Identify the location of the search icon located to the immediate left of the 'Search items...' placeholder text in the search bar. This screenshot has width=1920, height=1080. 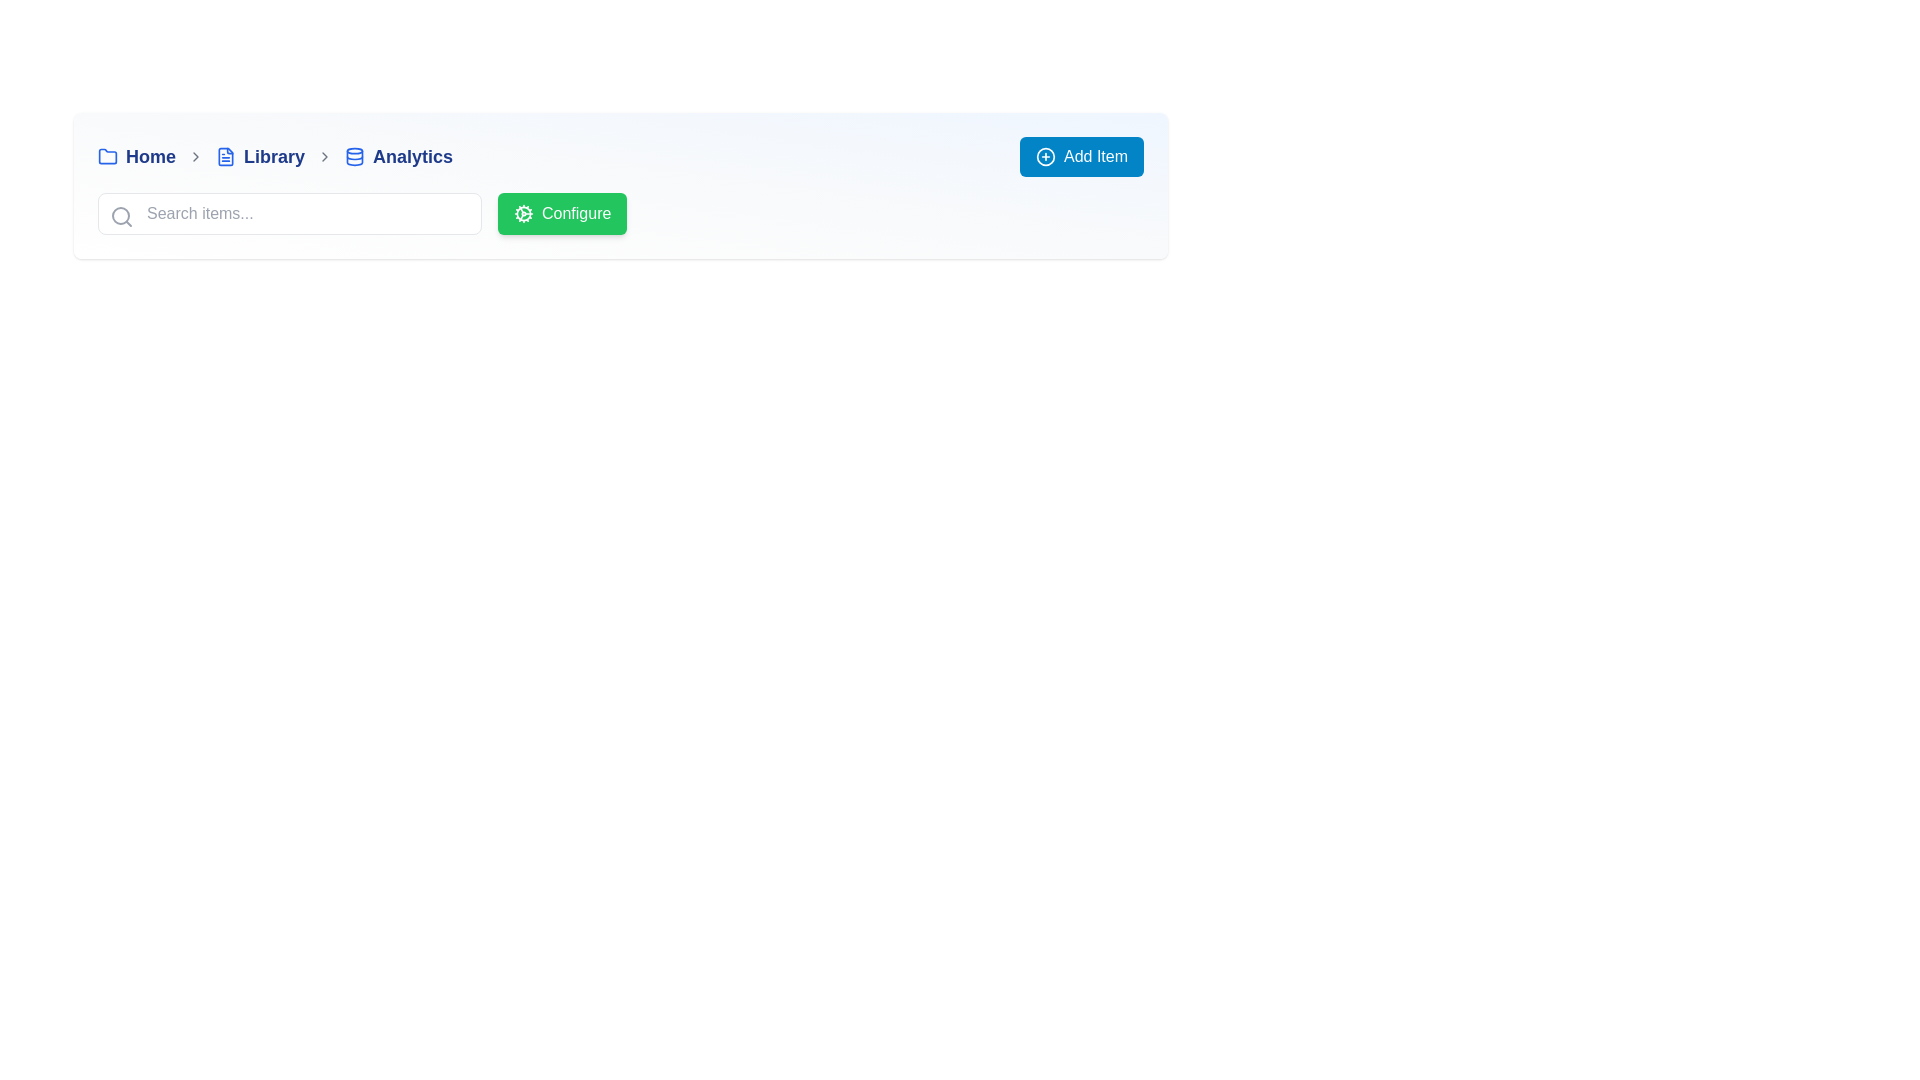
(120, 216).